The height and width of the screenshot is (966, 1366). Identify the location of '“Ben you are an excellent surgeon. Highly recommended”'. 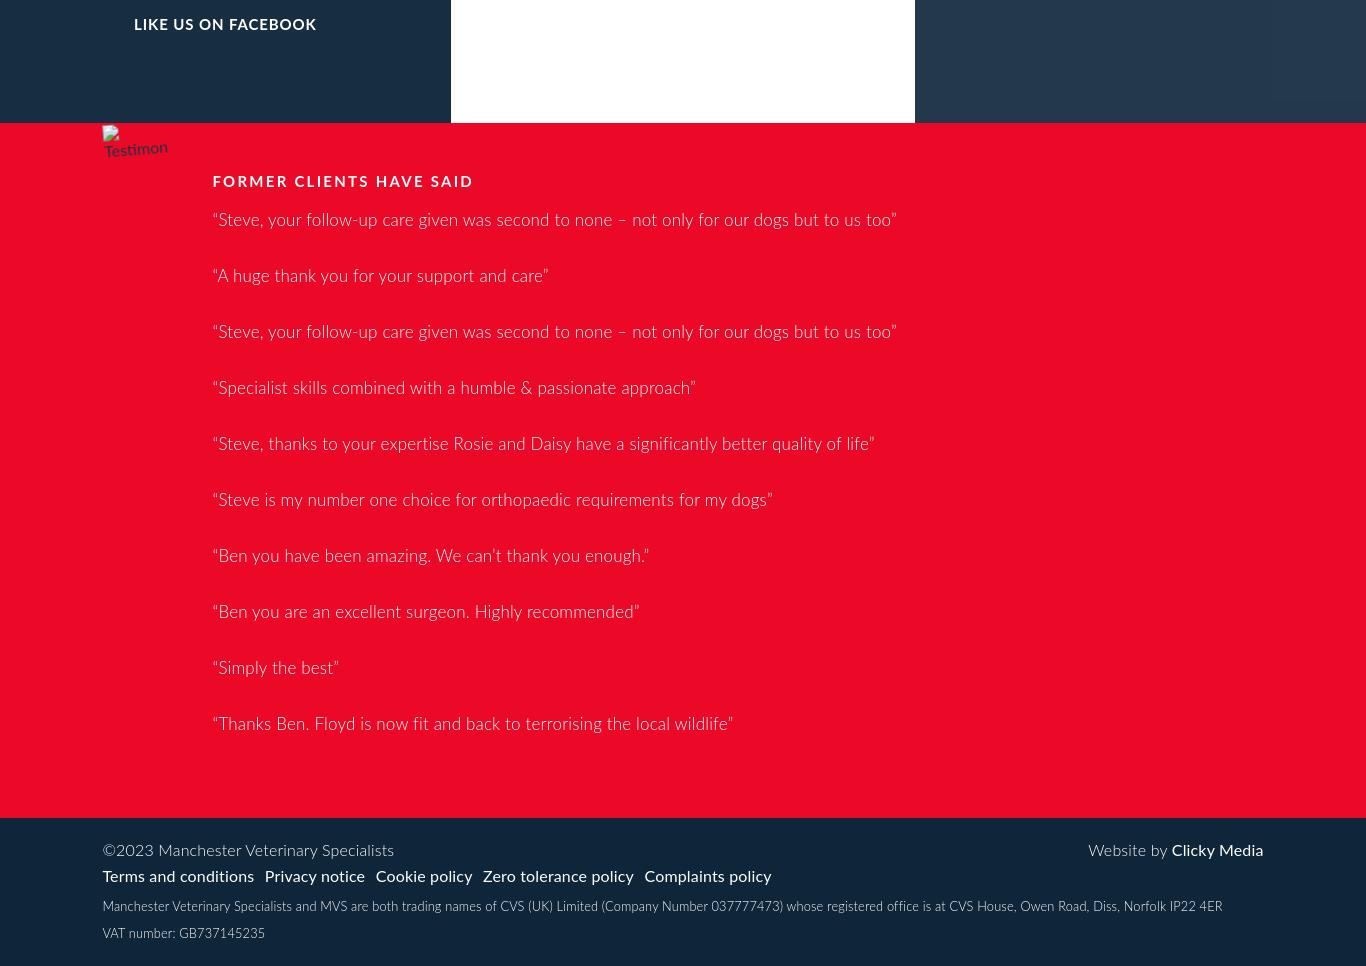
(424, 611).